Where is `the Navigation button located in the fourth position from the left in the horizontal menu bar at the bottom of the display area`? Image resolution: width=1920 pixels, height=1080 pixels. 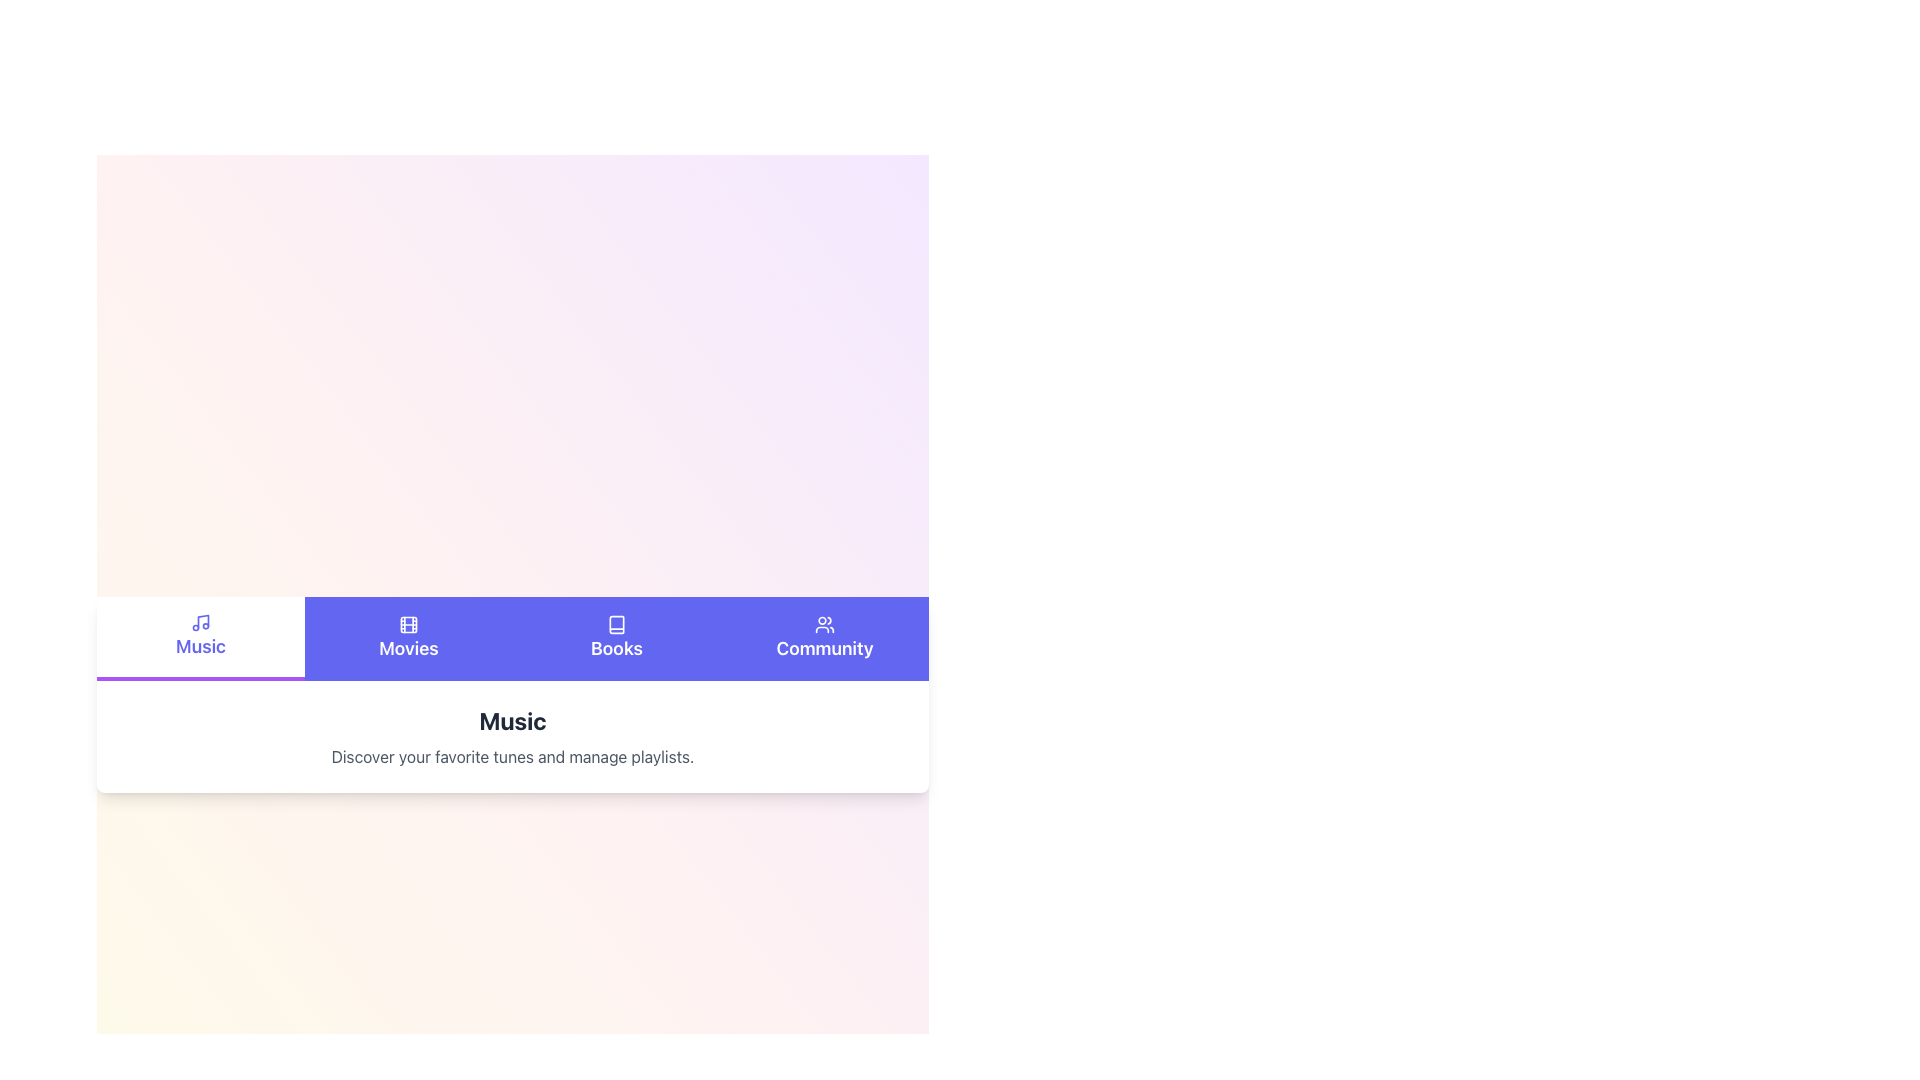 the Navigation button located in the fourth position from the left in the horizontal menu bar at the bottom of the display area is located at coordinates (825, 639).